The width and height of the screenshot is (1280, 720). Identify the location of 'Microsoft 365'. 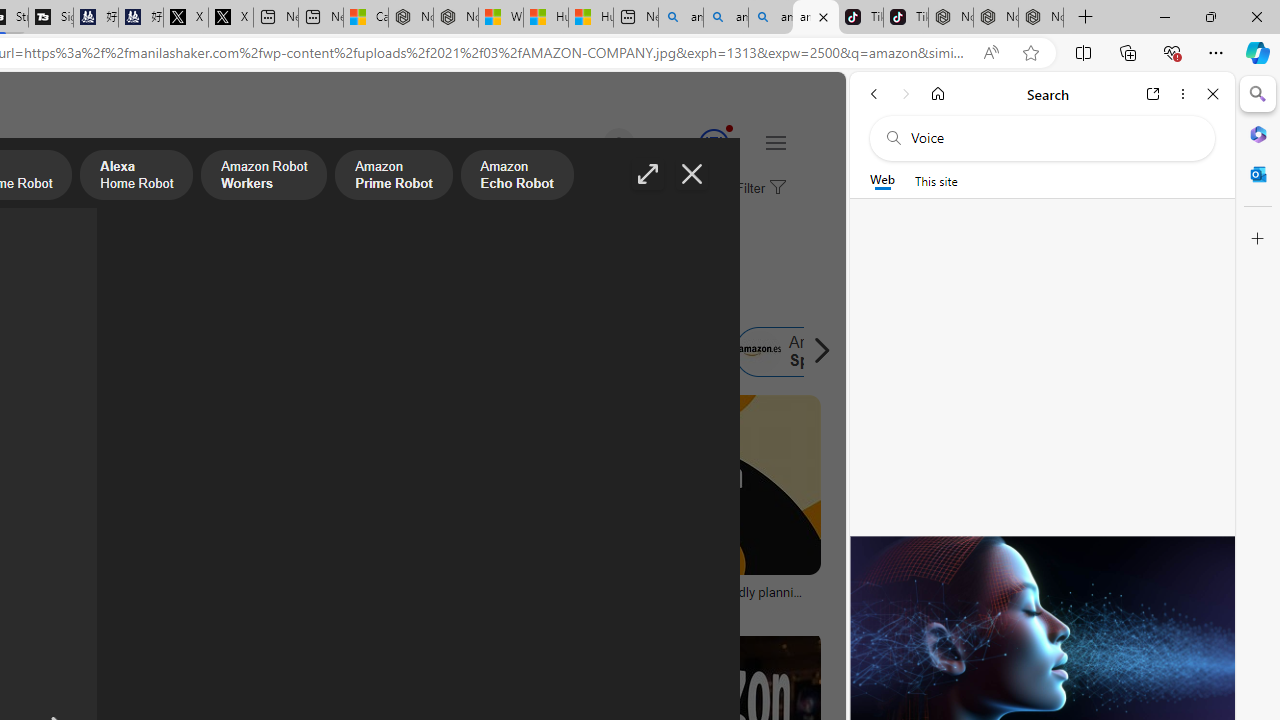
(1257, 133).